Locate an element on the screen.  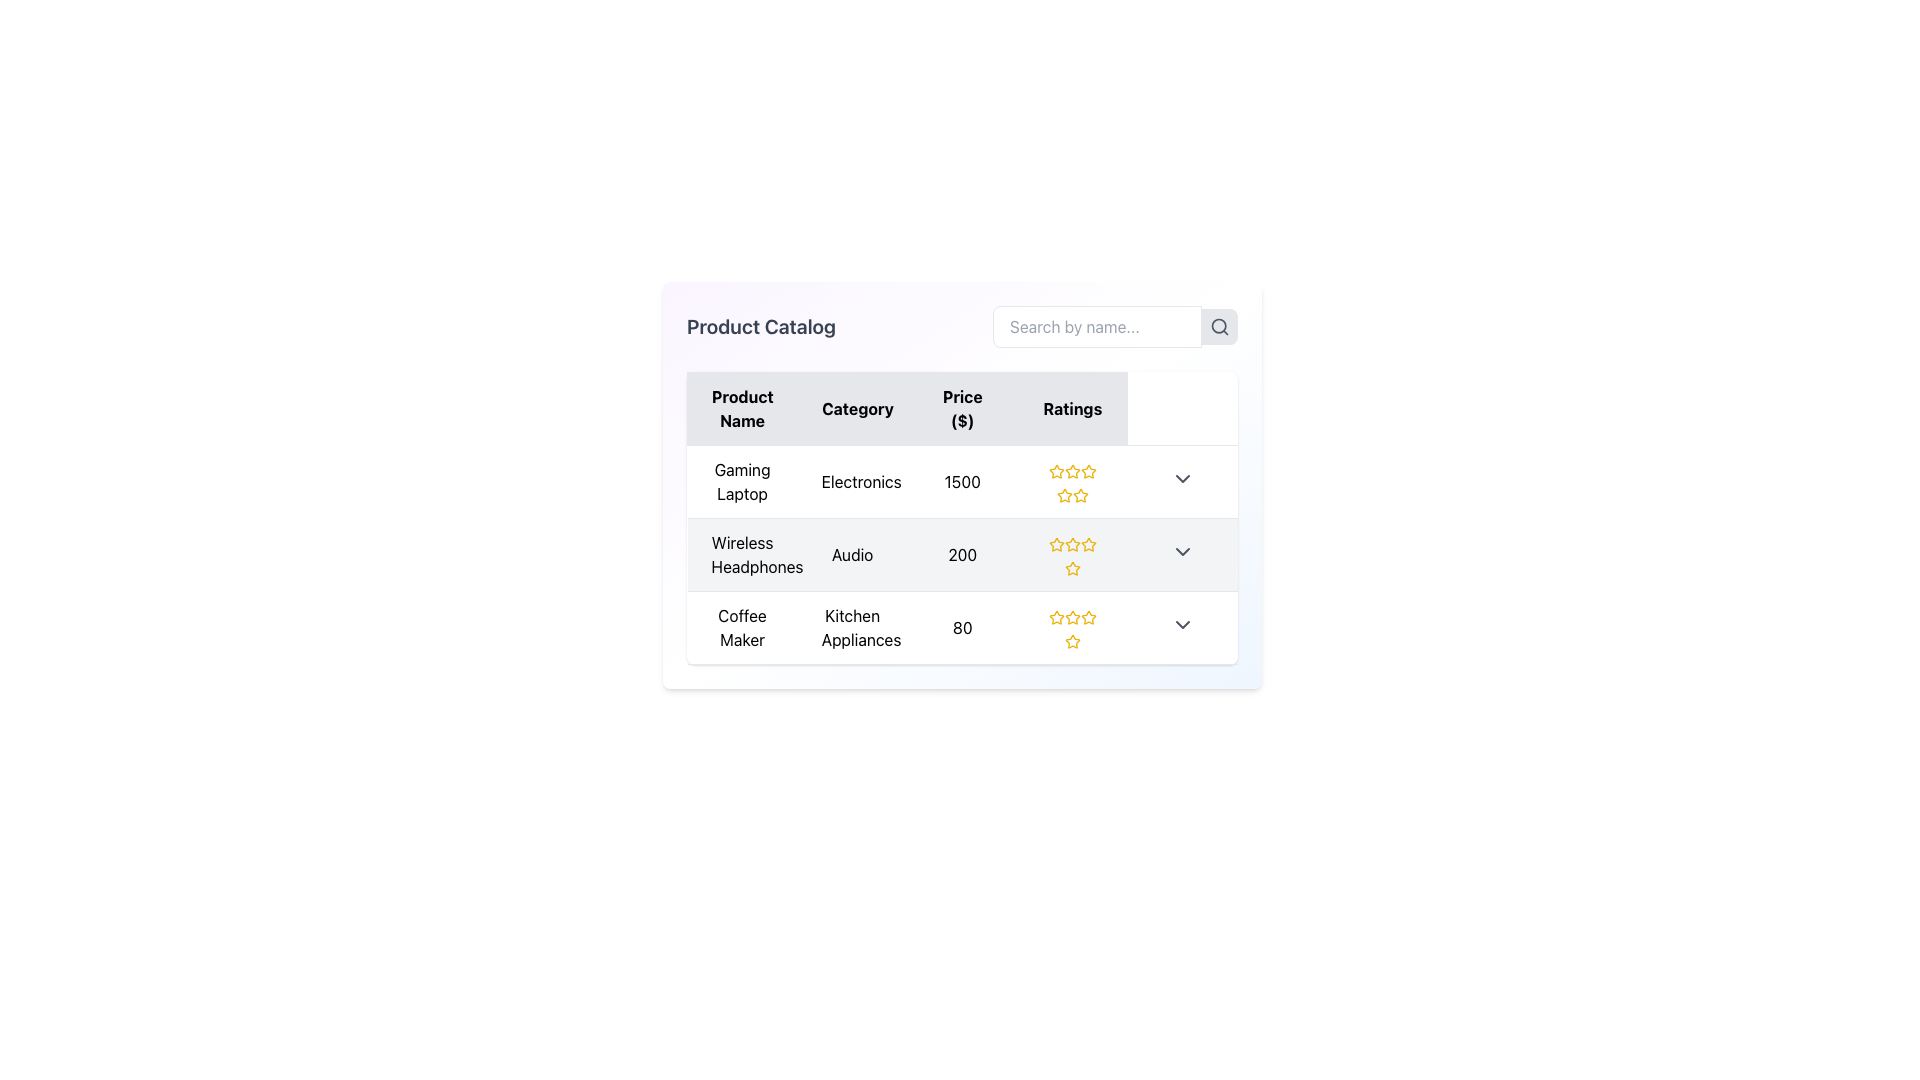
the search button located directly adjacent to the right side of the text input box in the header section is located at coordinates (1218, 326).